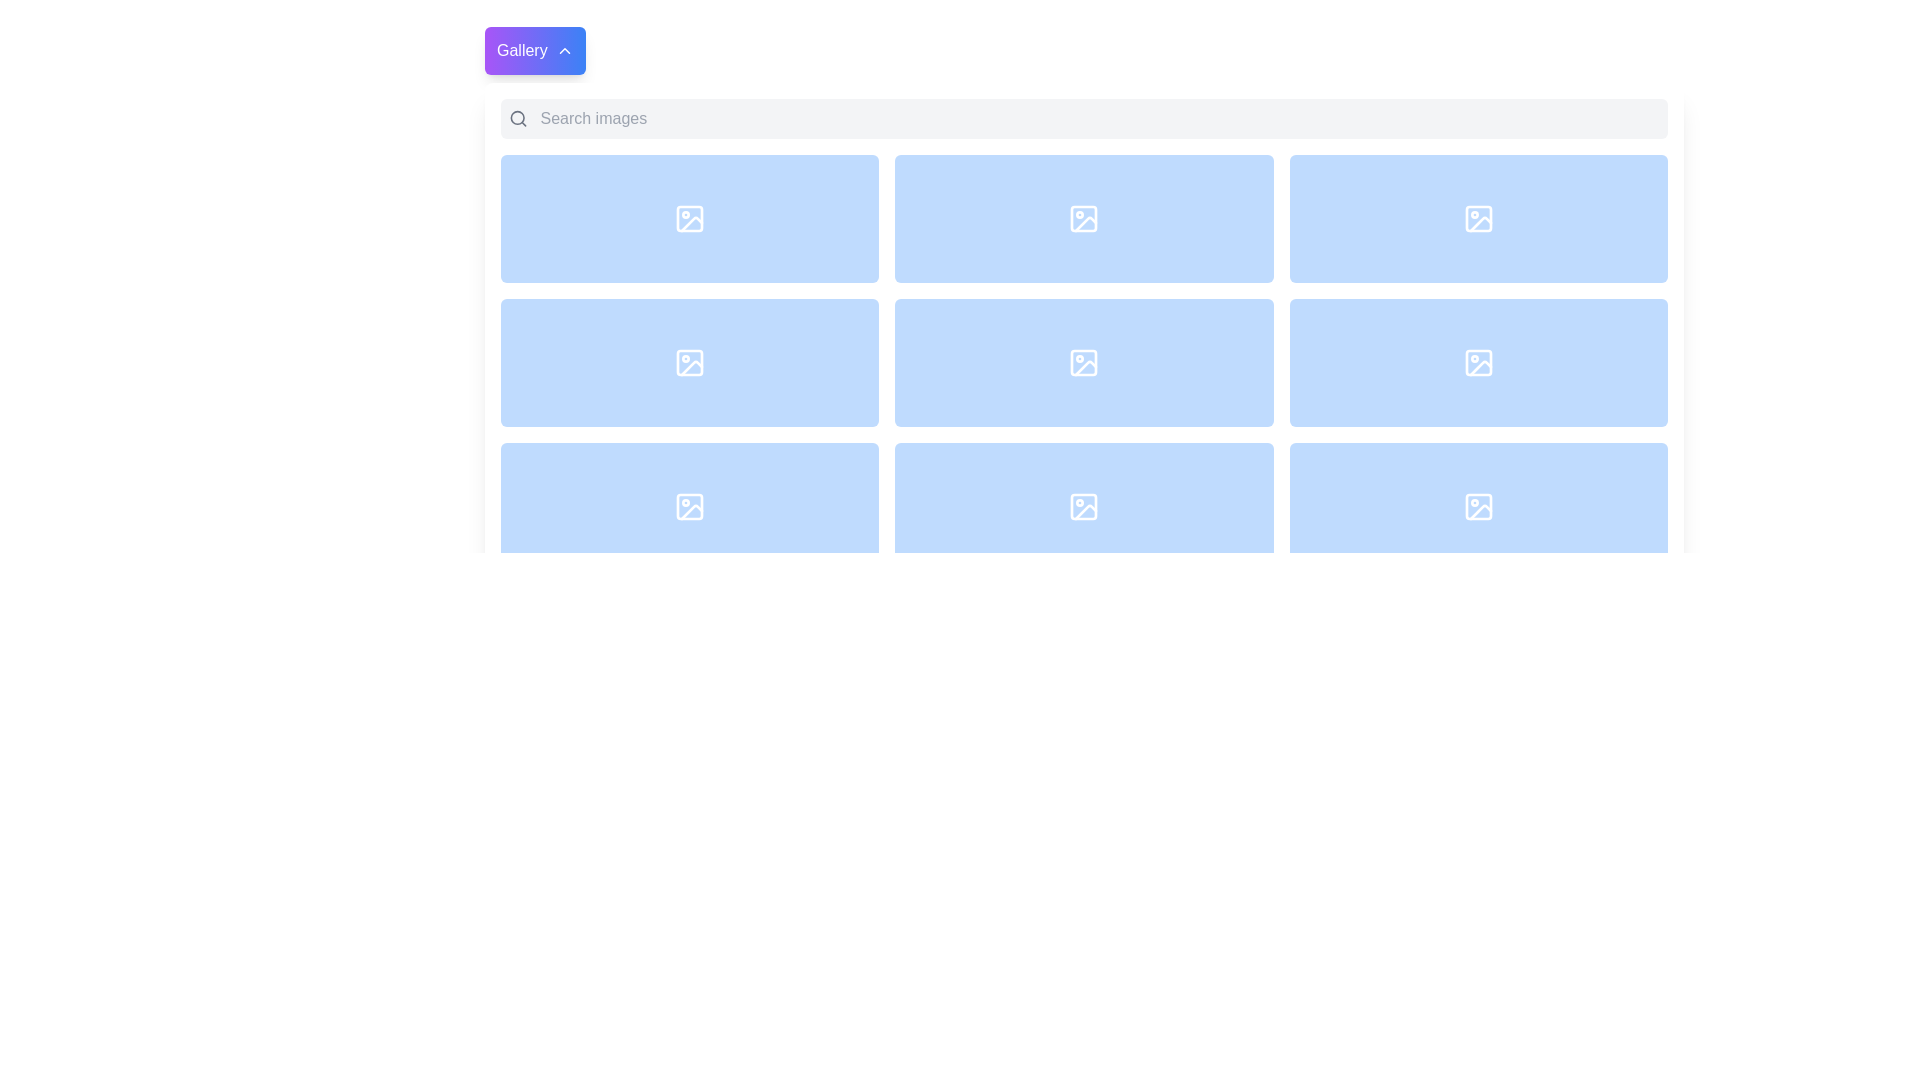  I want to click on the image icon, which is styled with a square frame enclosing a circular shape, located at the center of the middle row in a grid layout, so click(1083, 362).